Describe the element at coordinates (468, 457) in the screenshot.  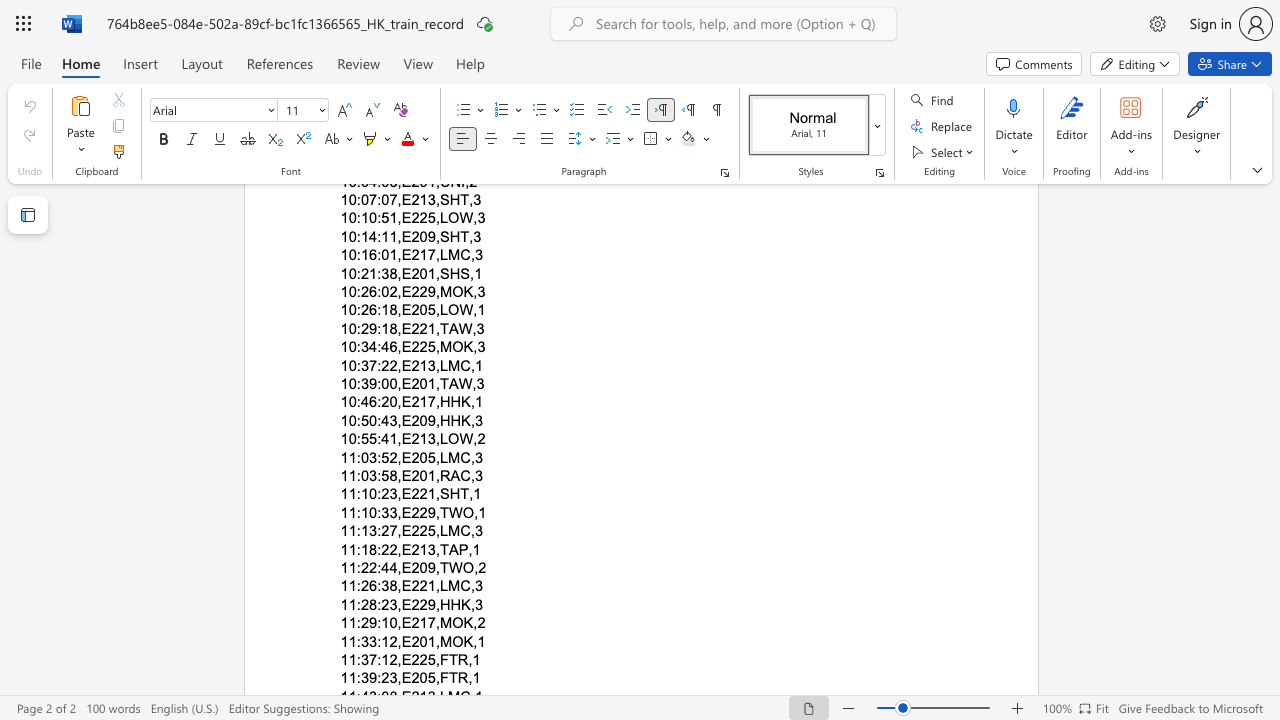
I see `the space between the continuous character "C" and "," in the text` at that location.